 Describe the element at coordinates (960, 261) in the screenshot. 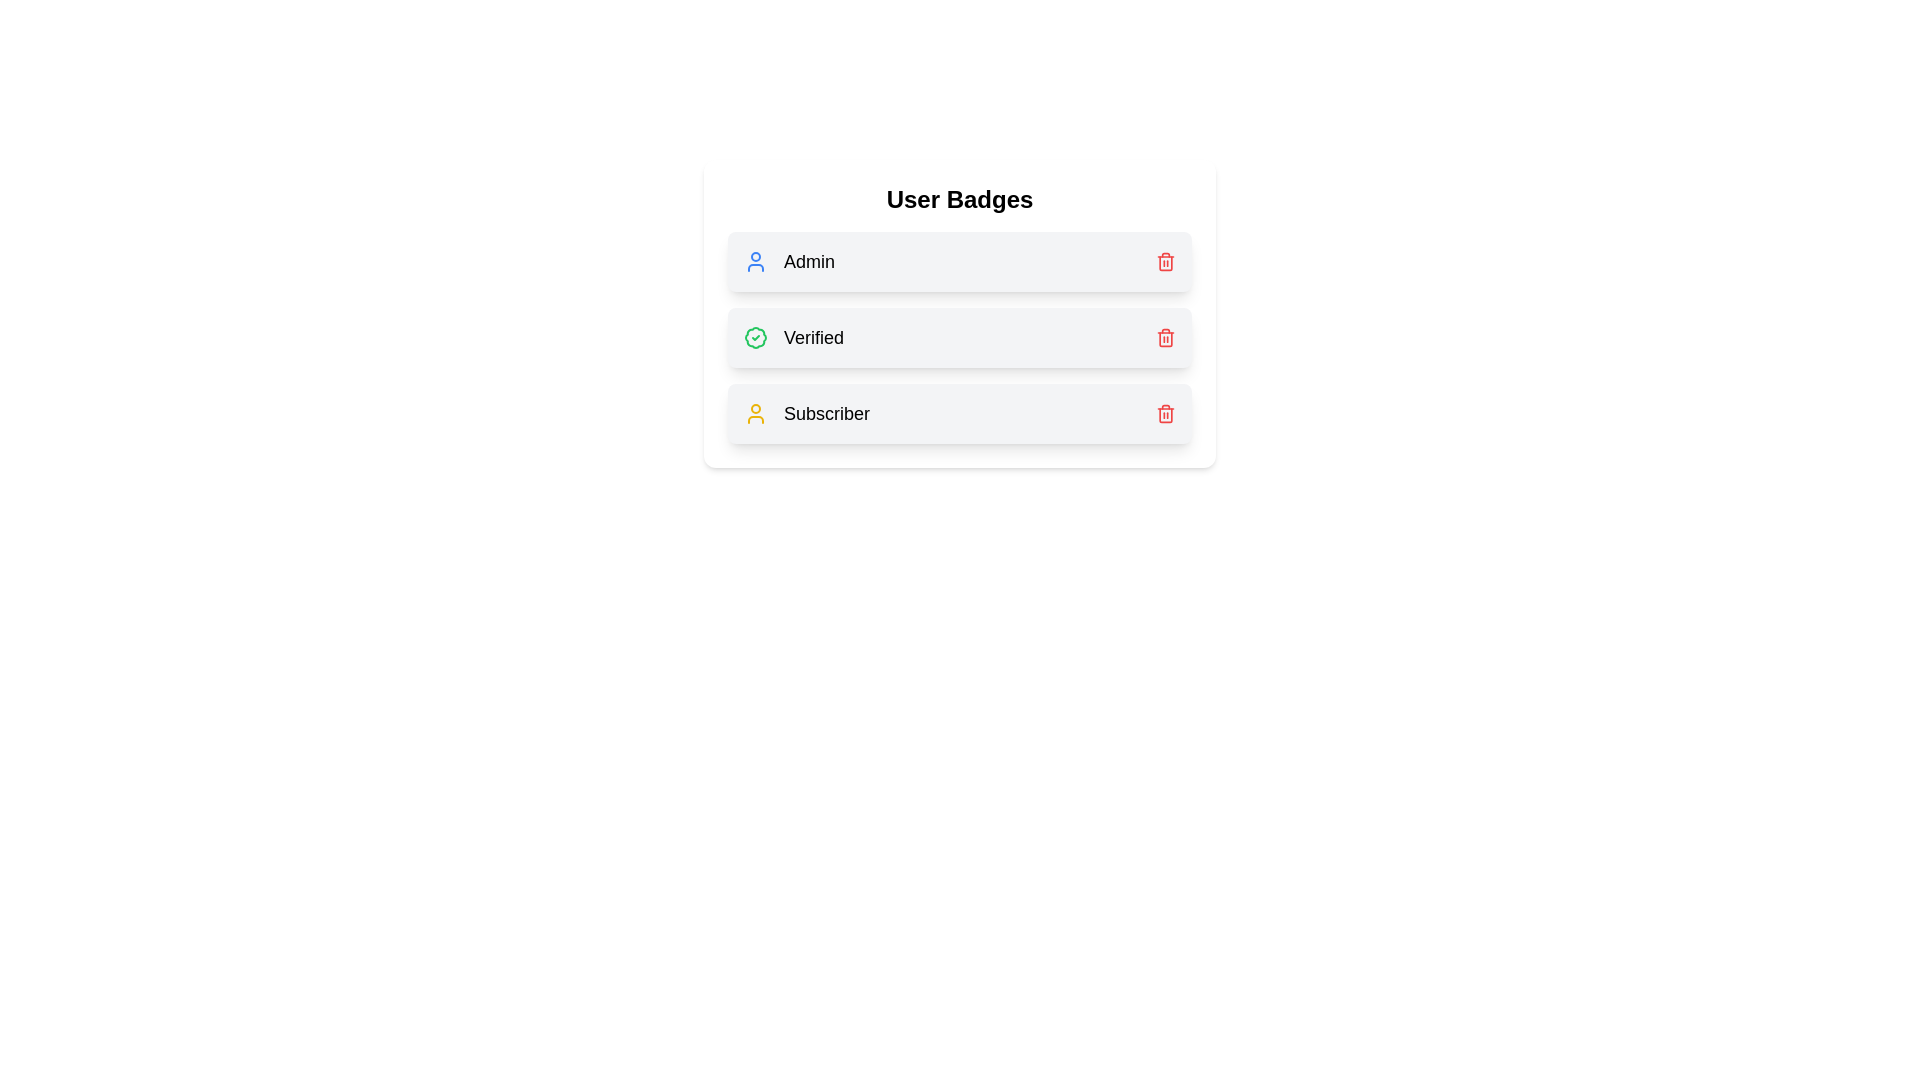

I see `the badge row corresponding to Admin` at that location.